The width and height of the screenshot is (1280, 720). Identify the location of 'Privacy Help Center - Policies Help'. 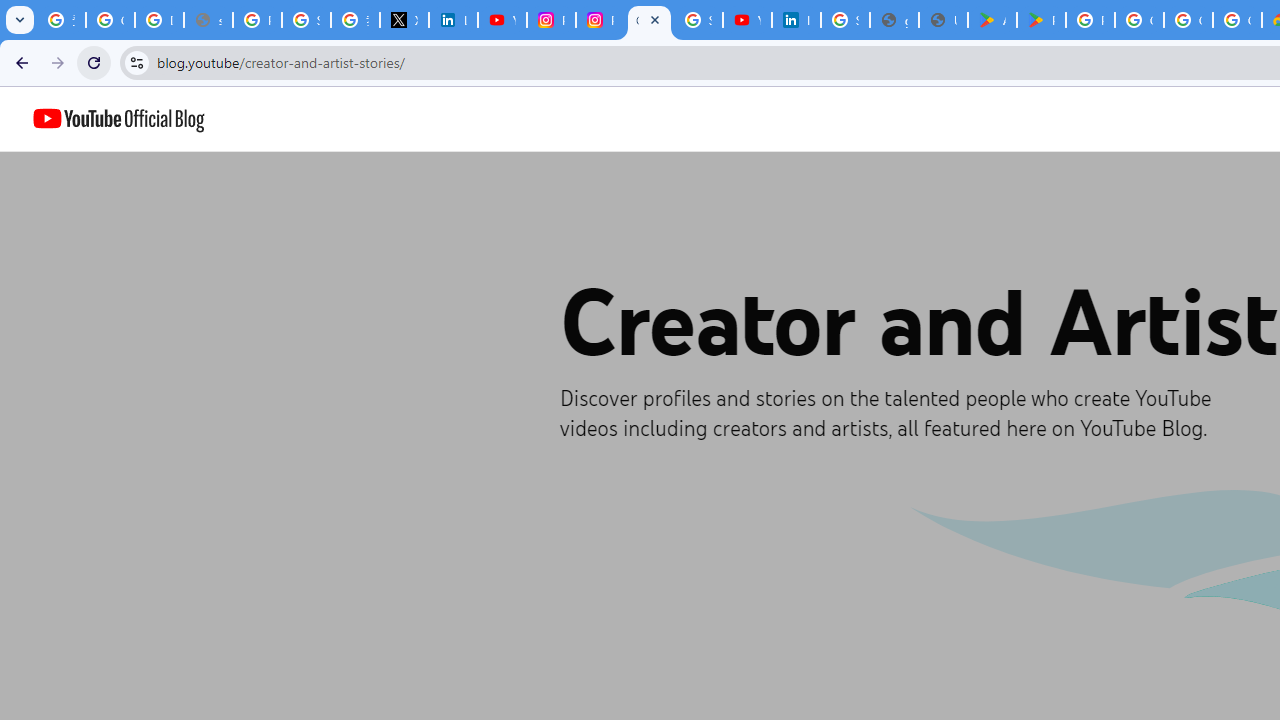
(256, 20).